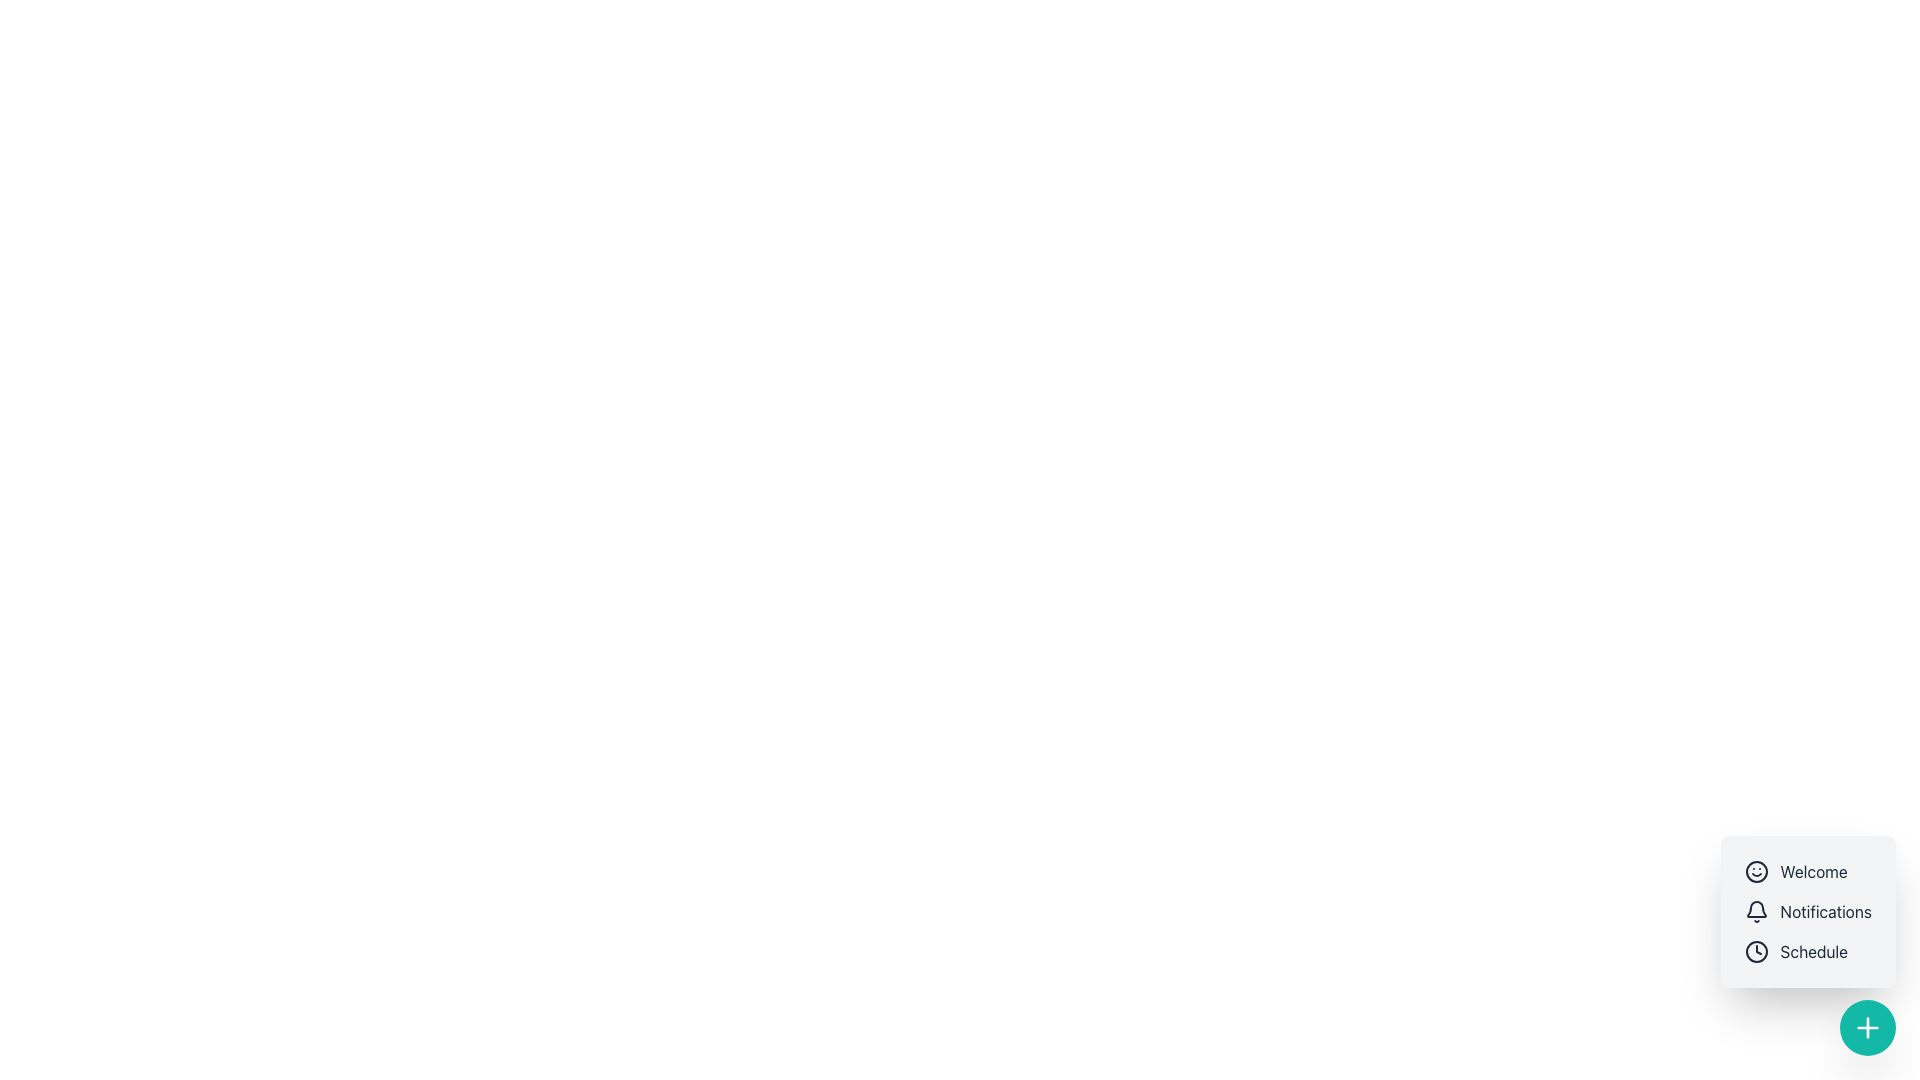  Describe the element at coordinates (1796, 951) in the screenshot. I see `the scheduling button located in the bottom right of the interface, which is the third item in a vertical menu containing 'Welcome' and 'Notifications'` at that location.